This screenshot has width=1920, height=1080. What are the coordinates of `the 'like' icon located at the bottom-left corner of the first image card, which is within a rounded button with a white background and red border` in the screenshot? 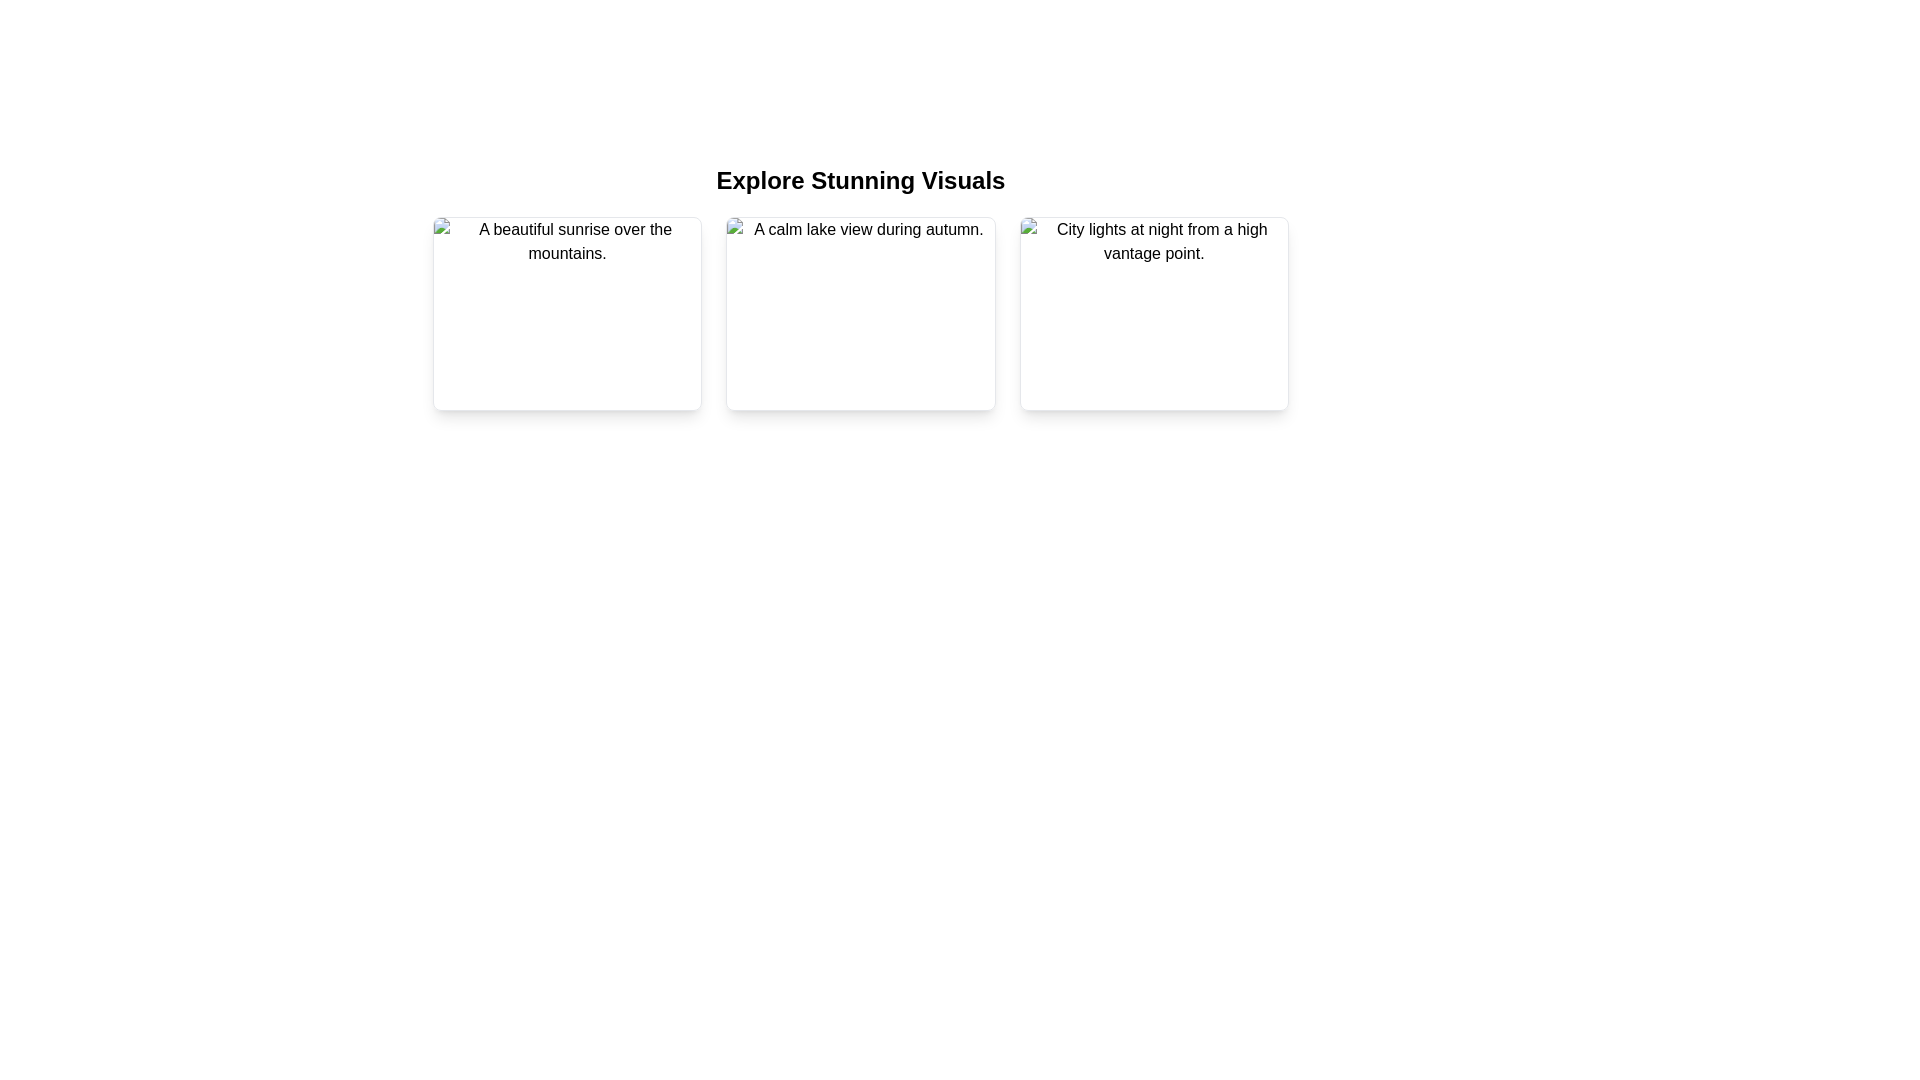 It's located at (504, 388).